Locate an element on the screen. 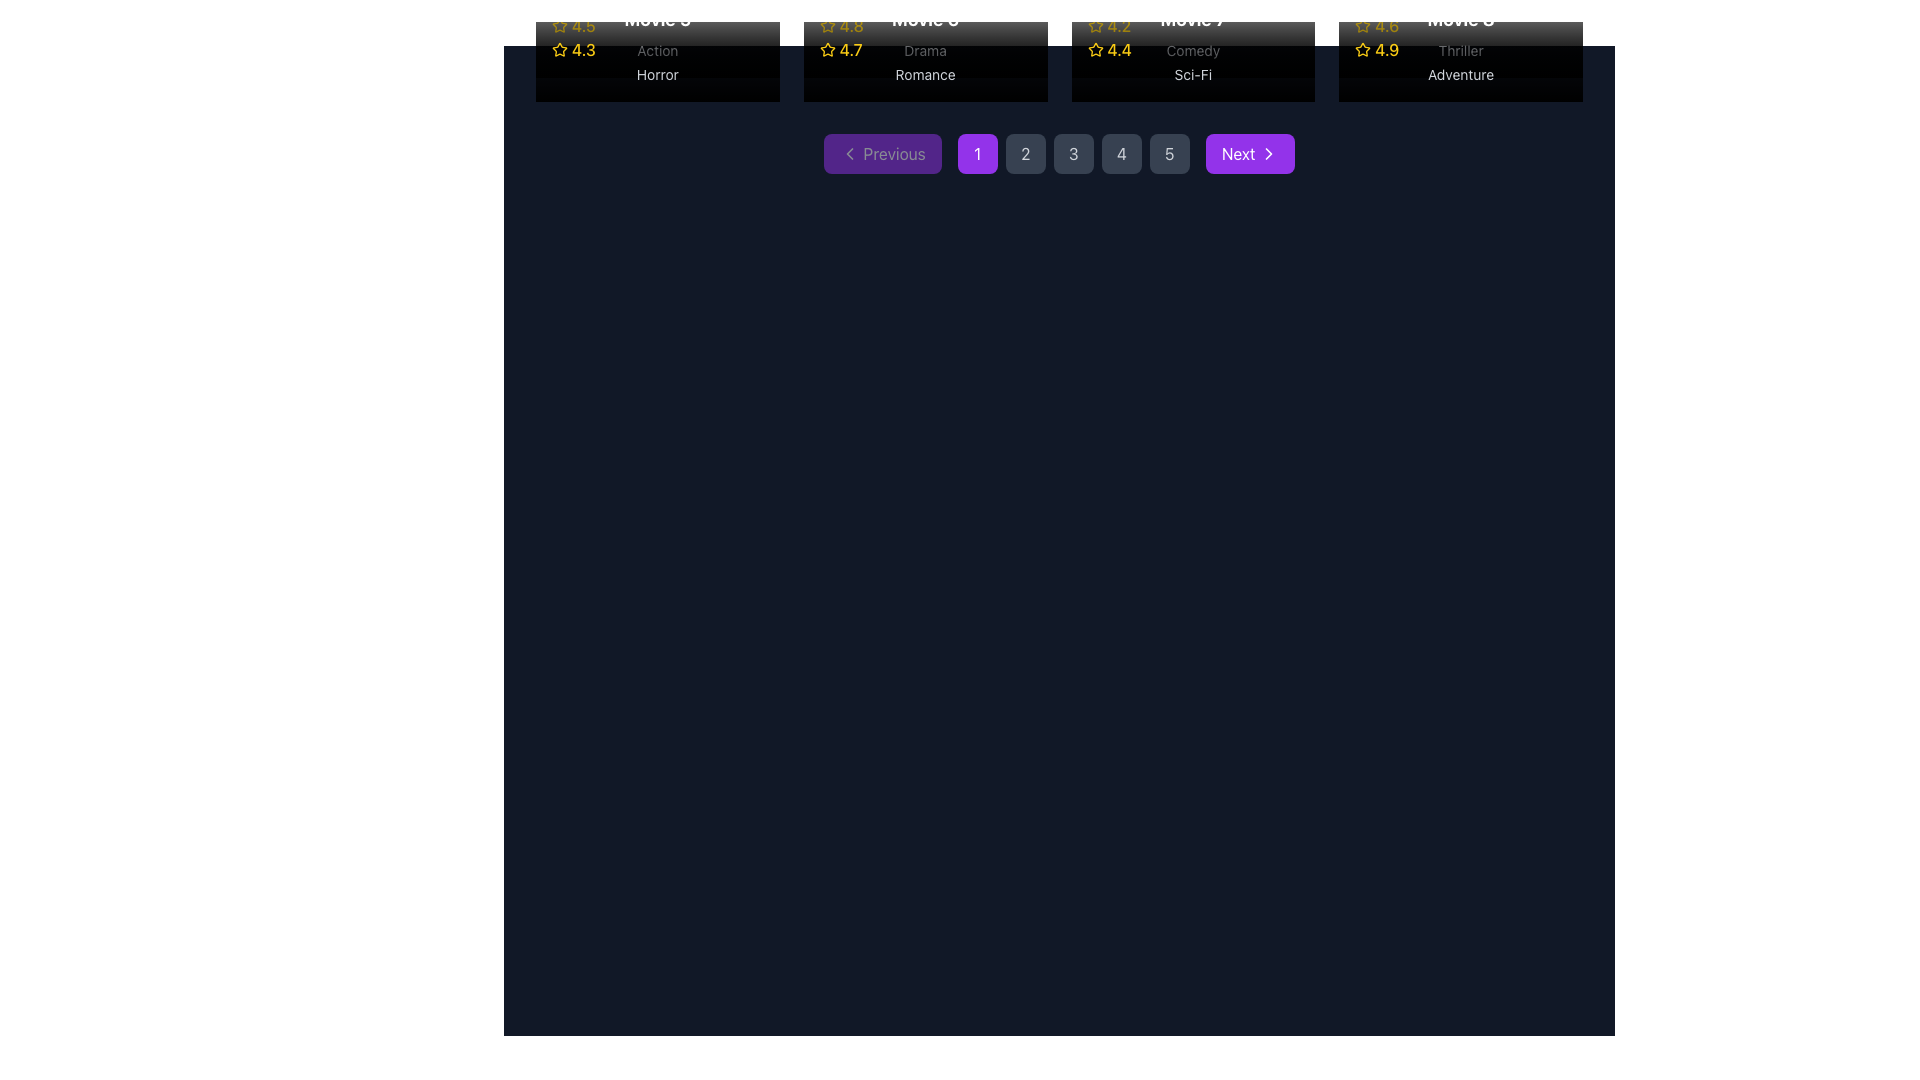 The image size is (1920, 1080). the Chevron icon located inside the purple 'Next' button at the lower center area of the interface, which visually indicates moving forward or navigating to the next page is located at coordinates (1268, 153).